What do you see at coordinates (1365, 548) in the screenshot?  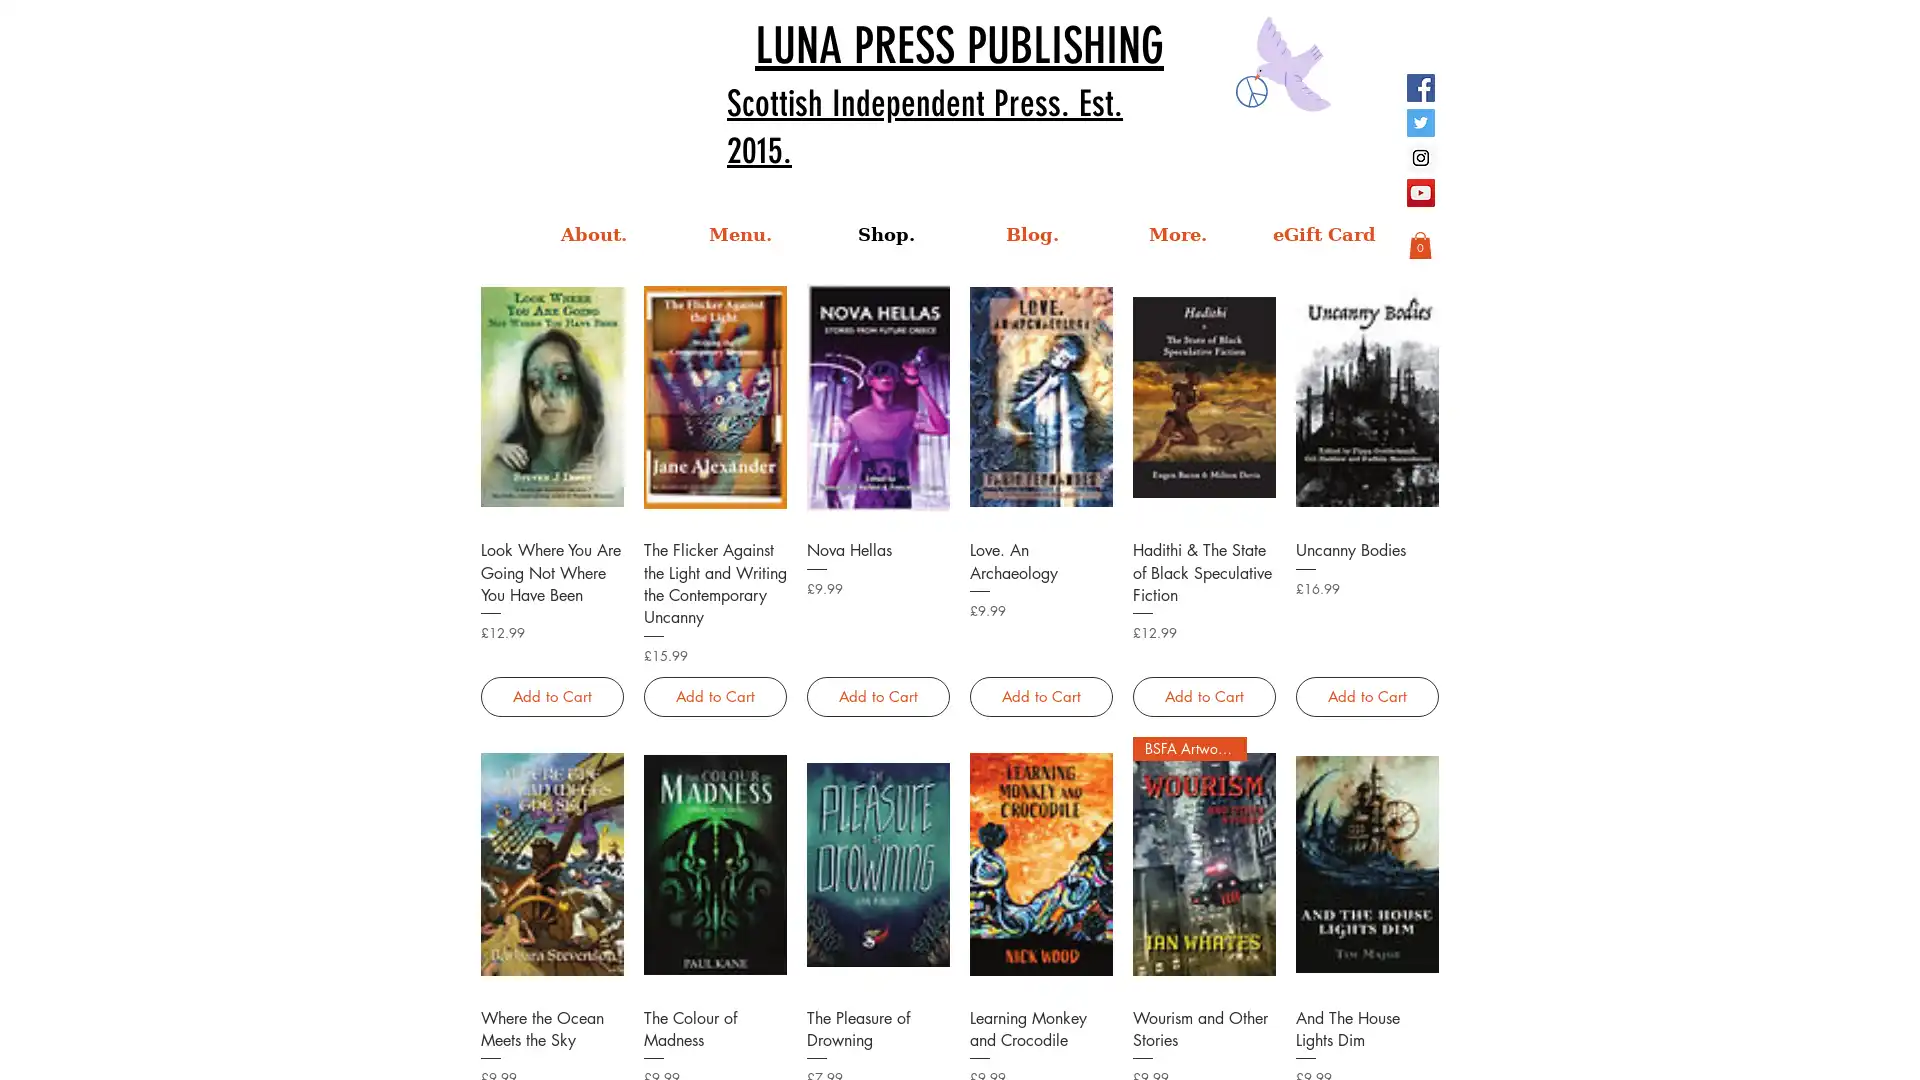 I see `Quick View` at bounding box center [1365, 548].